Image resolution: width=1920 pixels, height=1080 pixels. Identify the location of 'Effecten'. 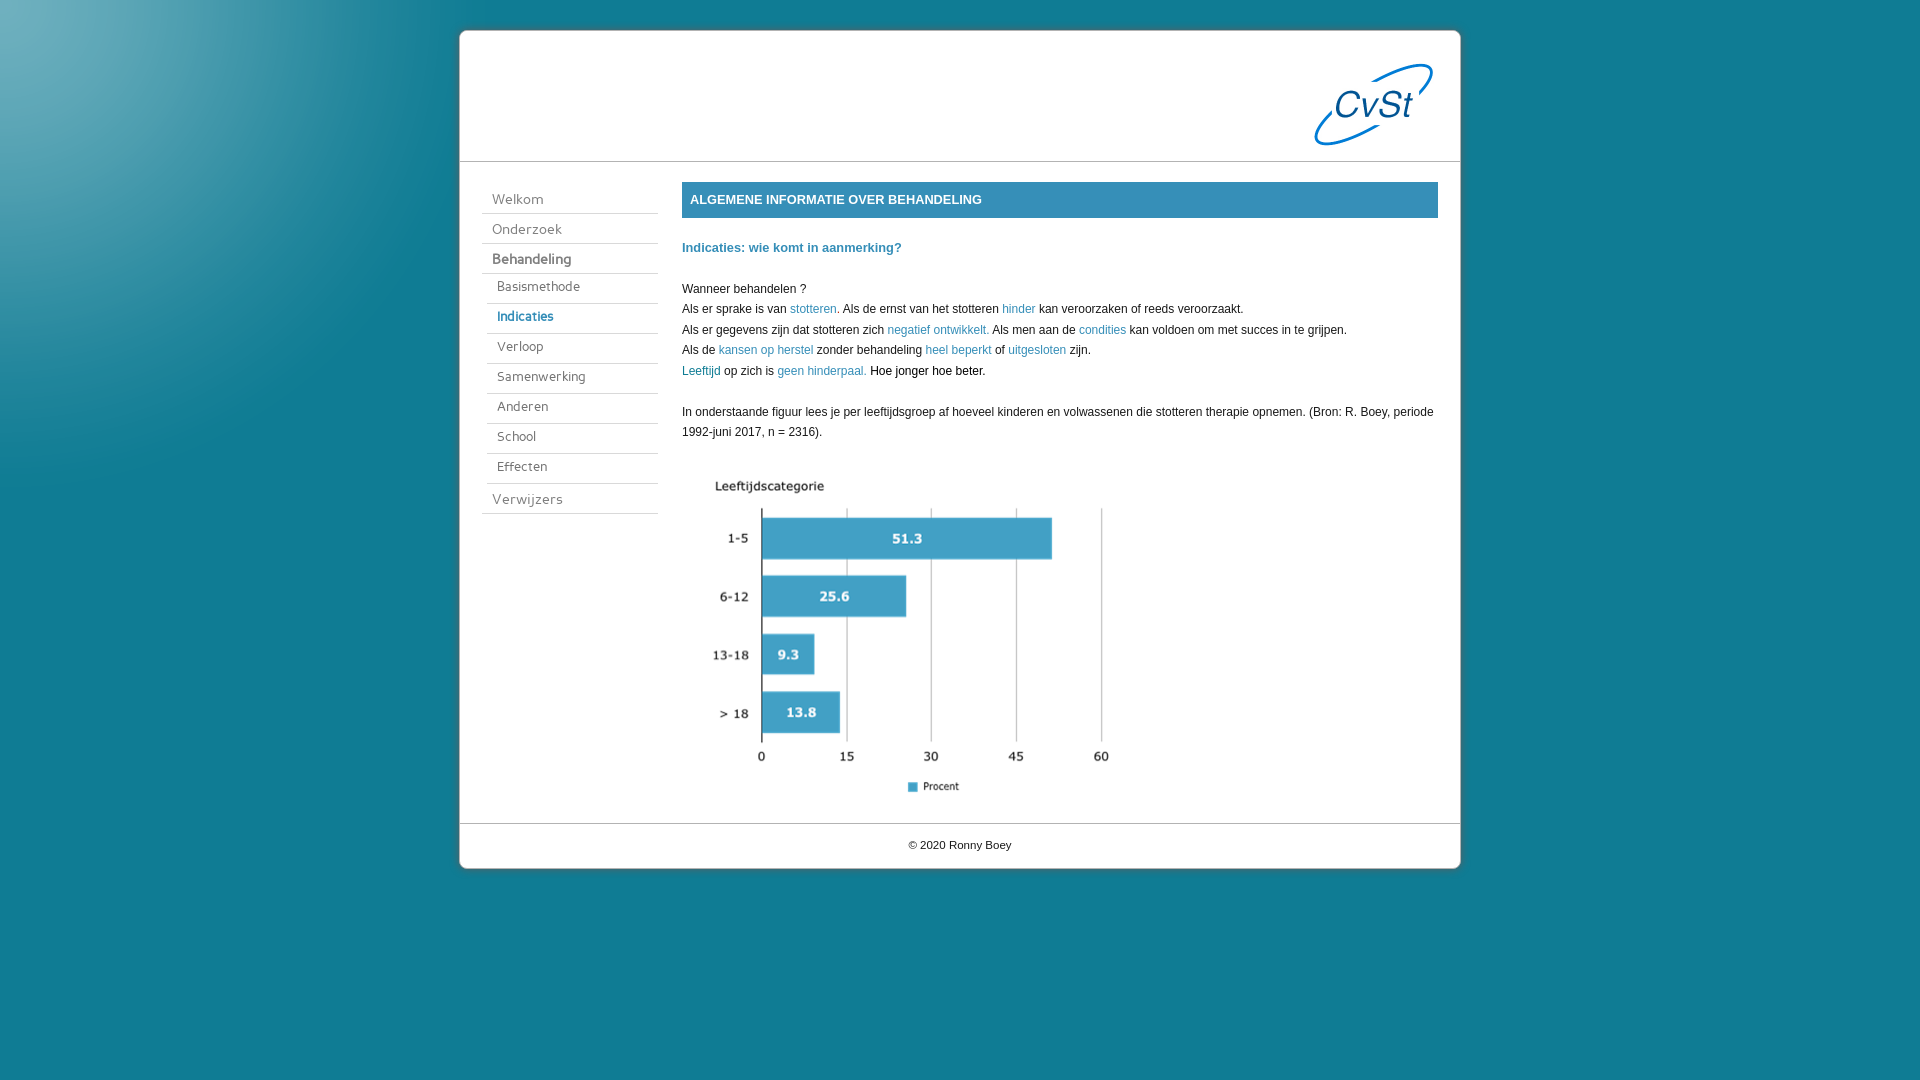
(486, 469).